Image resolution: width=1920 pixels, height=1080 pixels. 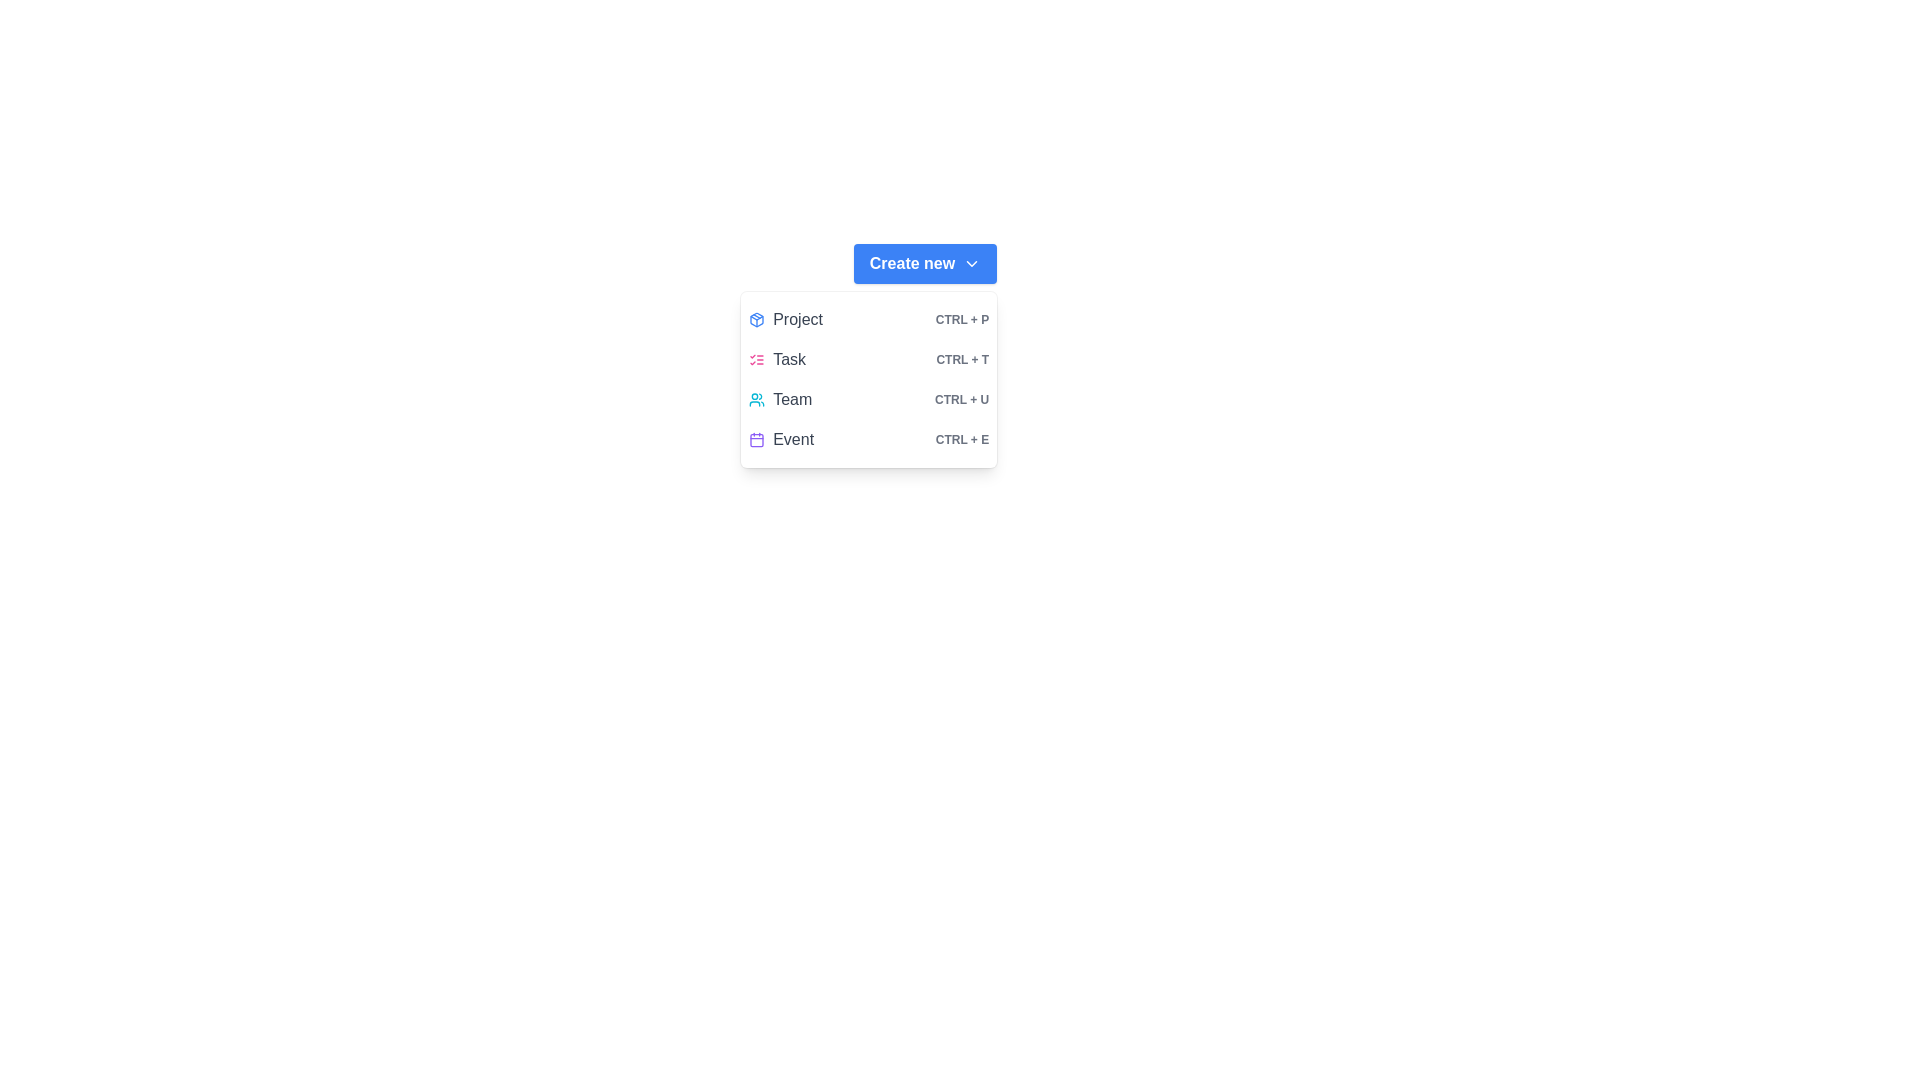 I want to click on the uppercase, bold, grey text label that reads 'Ctrl + T', located at the right side of the 'Task' row in the vertically aligned menu, so click(x=962, y=358).